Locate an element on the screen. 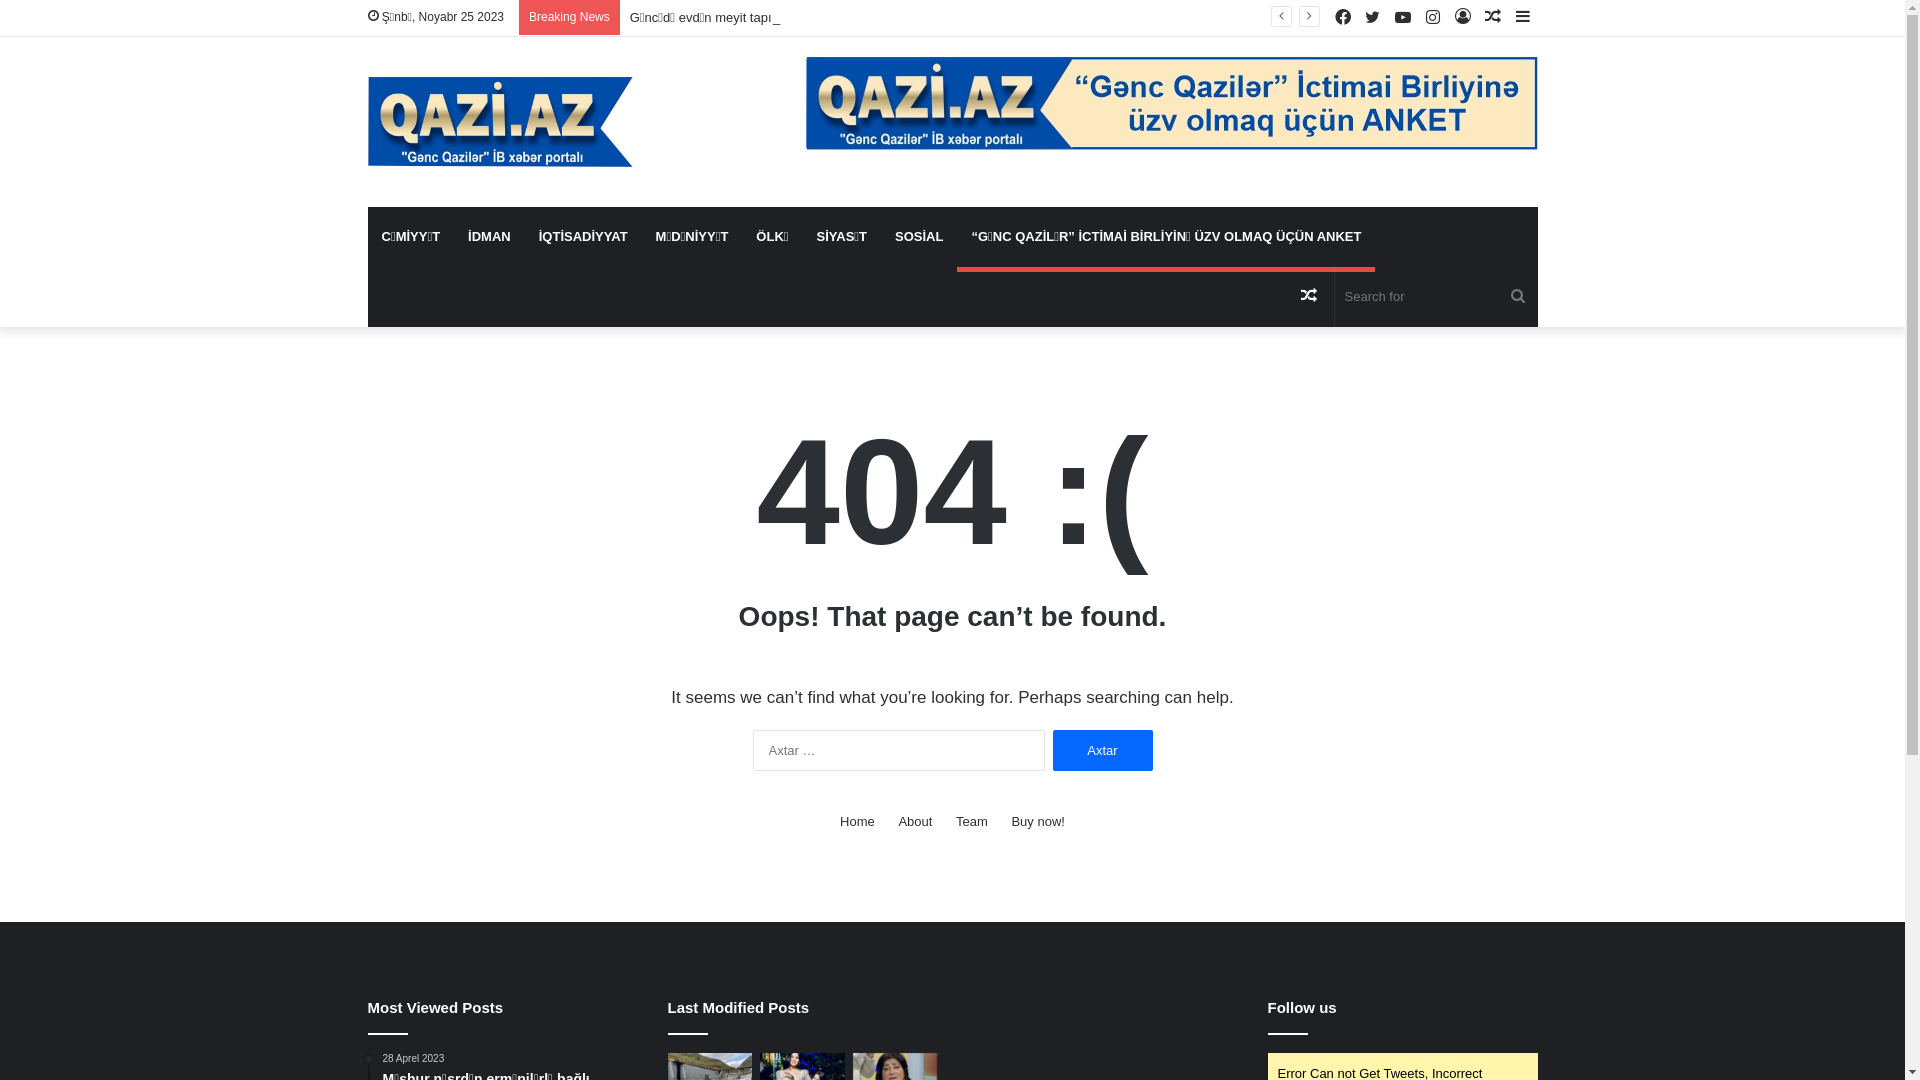  'Facebook' is located at coordinates (1328, 18).